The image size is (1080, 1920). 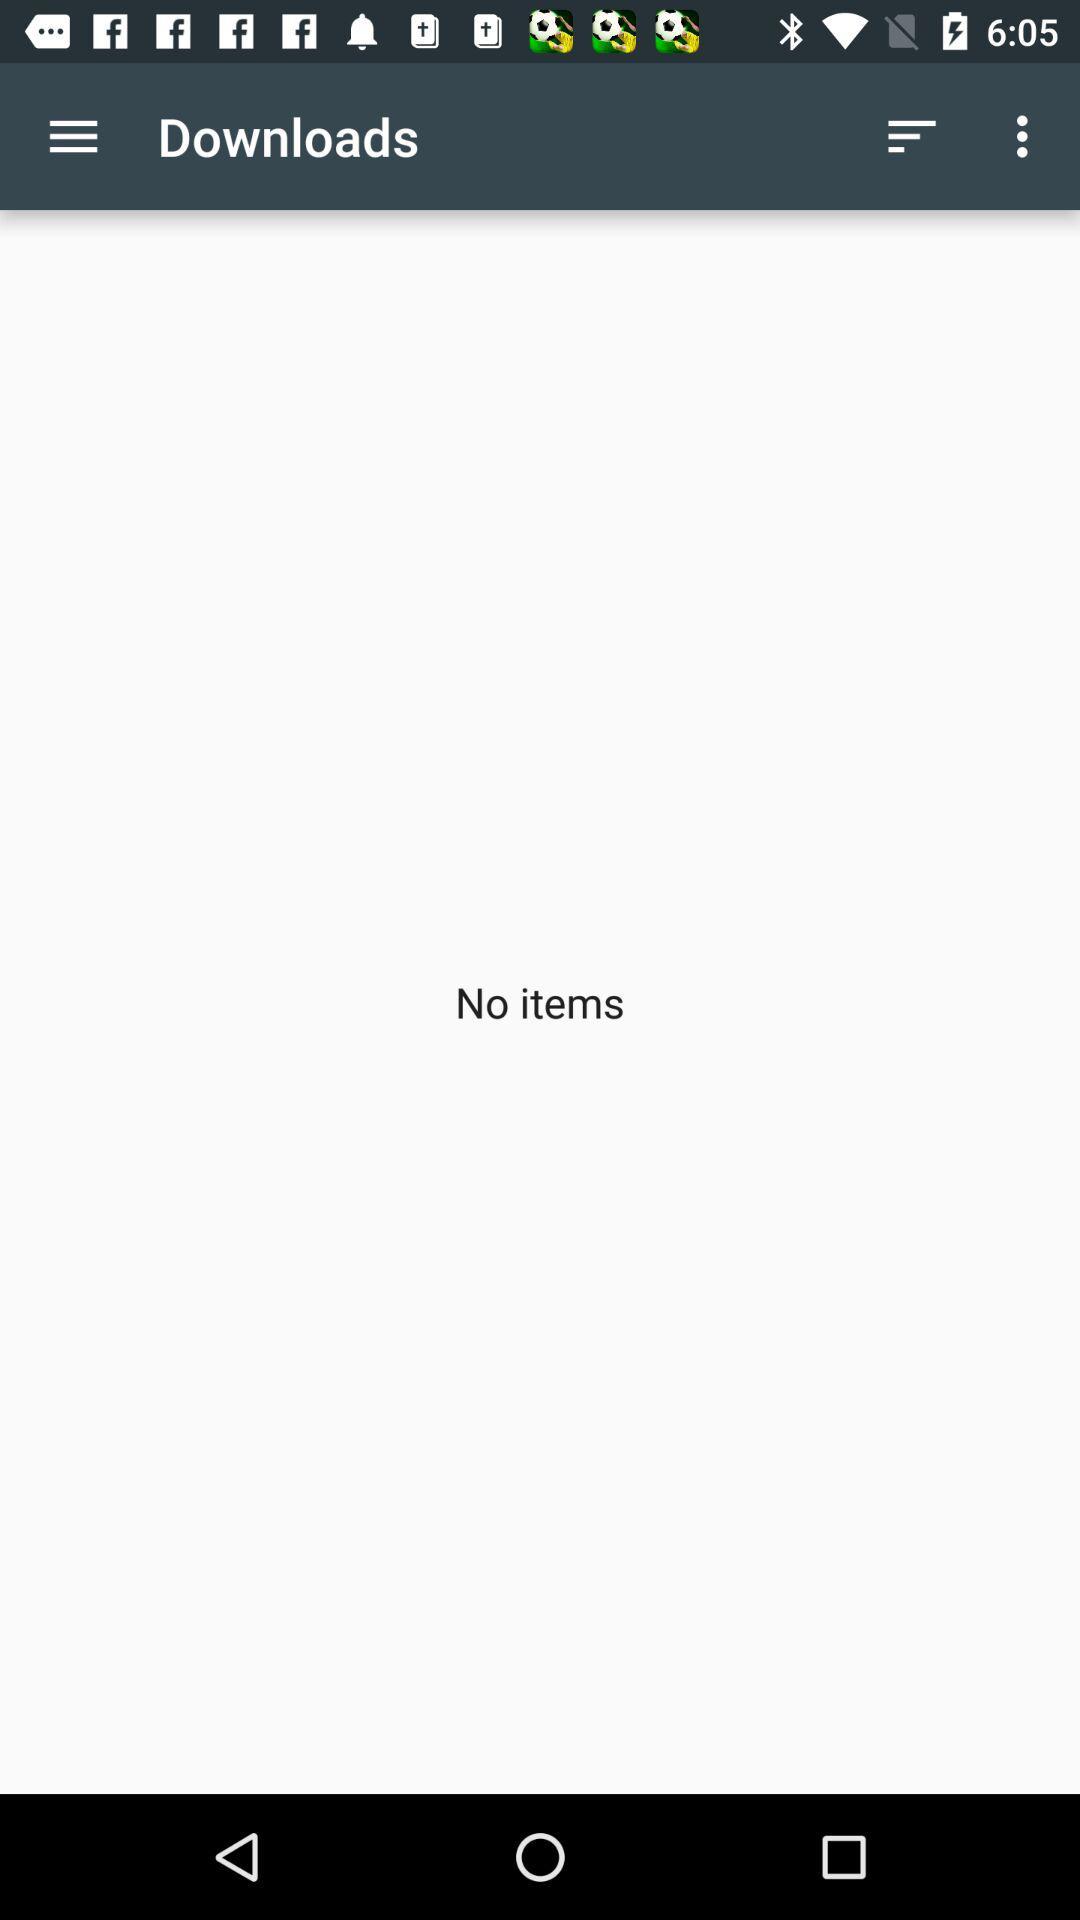 I want to click on the item above no items icon, so click(x=72, y=135).